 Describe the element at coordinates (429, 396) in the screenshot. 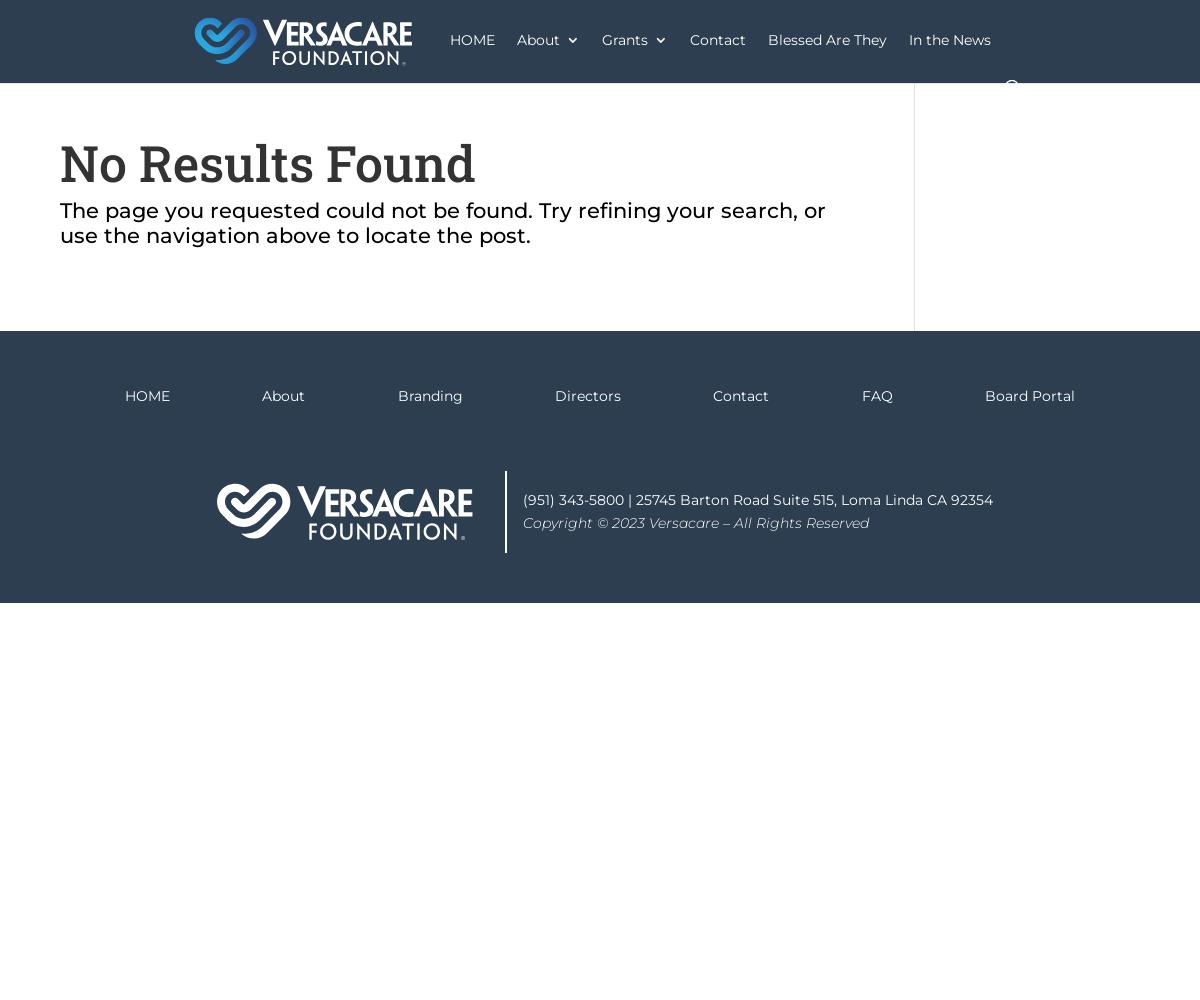

I see `'Branding'` at that location.